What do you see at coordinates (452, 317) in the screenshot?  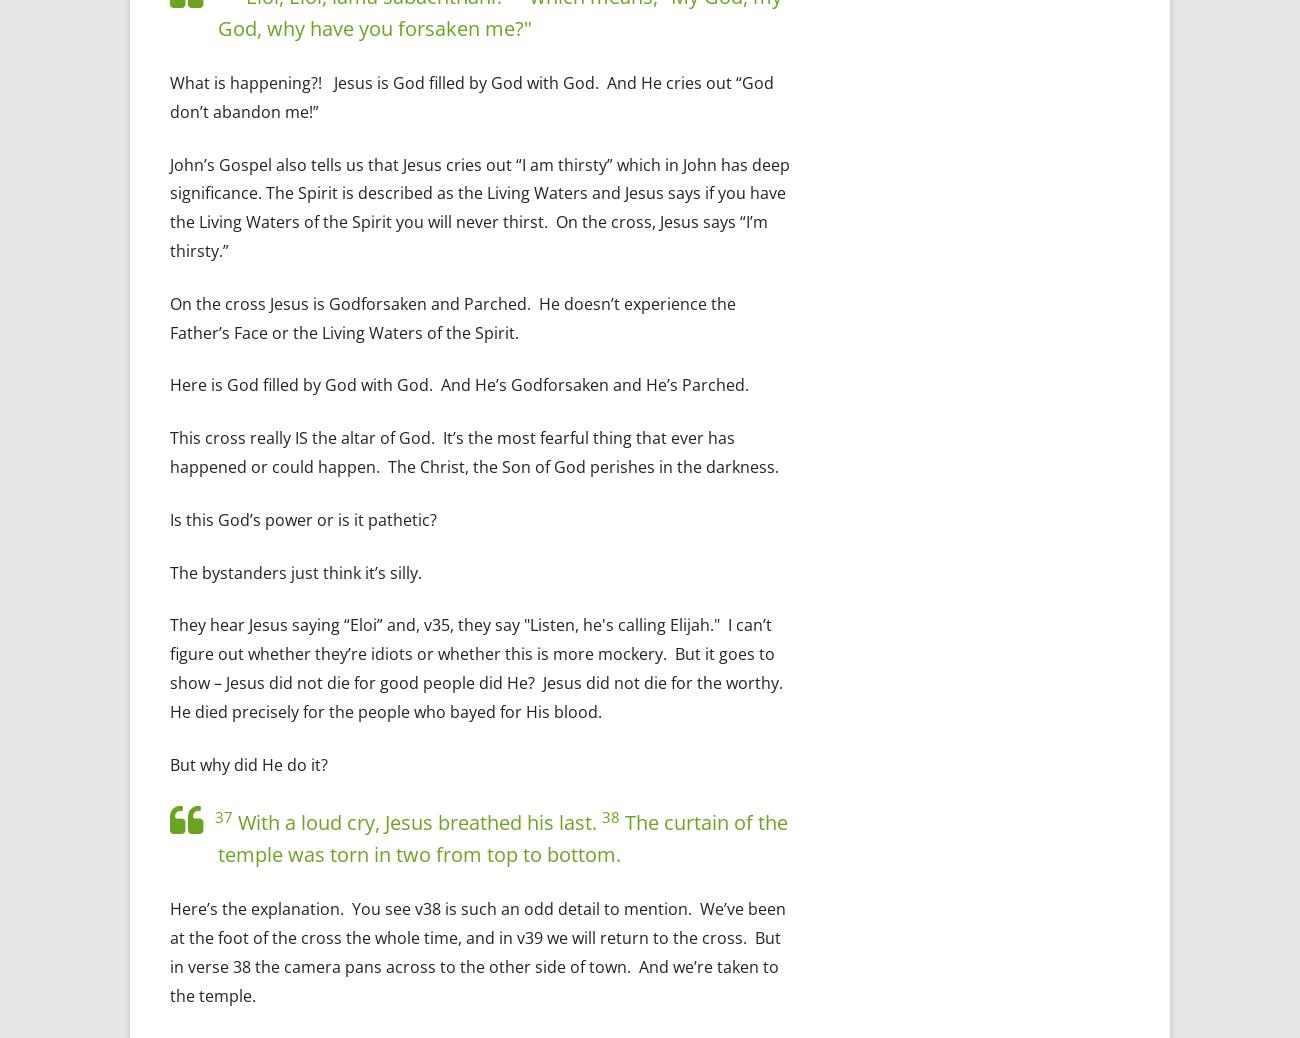 I see `'On the cross Jesus is Godforsaken and Parched.  He doesn’t experience the Father’s Face or the Living Waters of the Spirit.'` at bounding box center [452, 317].